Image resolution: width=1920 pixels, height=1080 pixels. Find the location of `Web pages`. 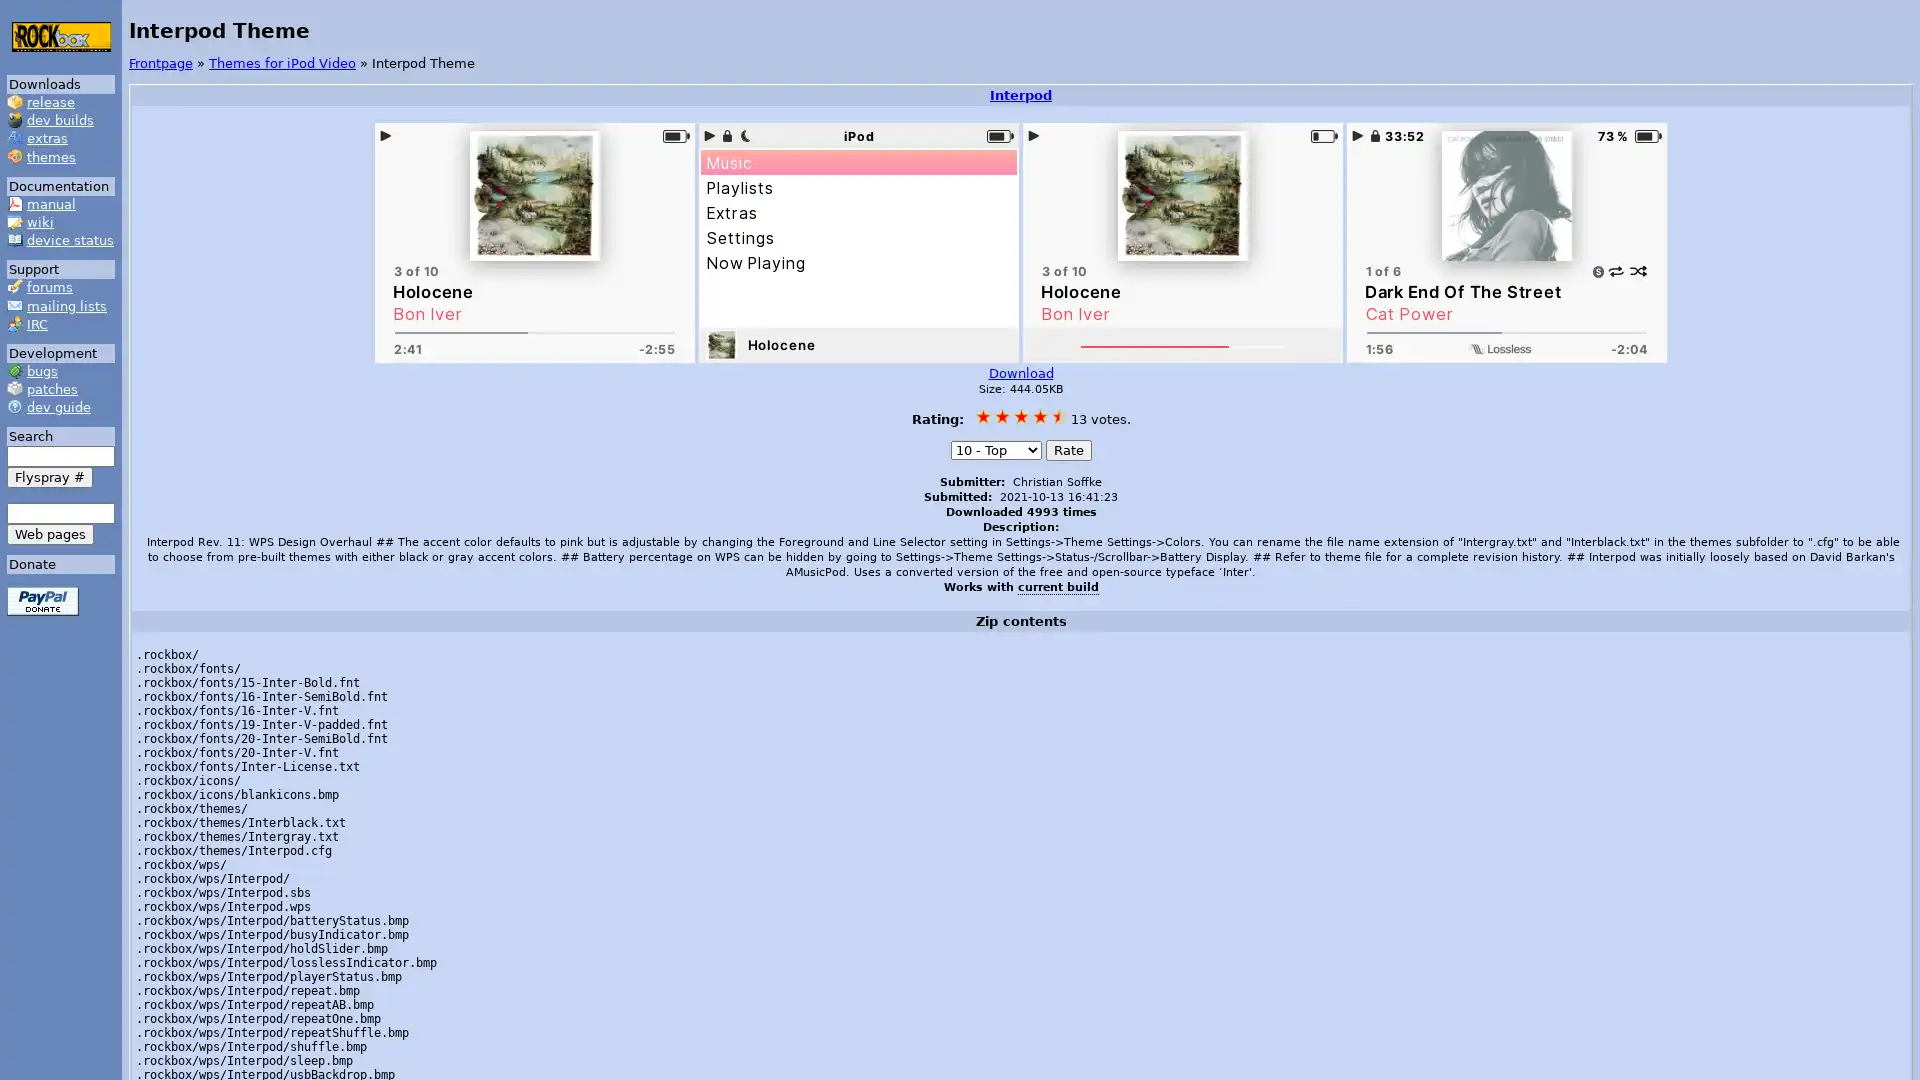

Web pages is located at coordinates (50, 533).